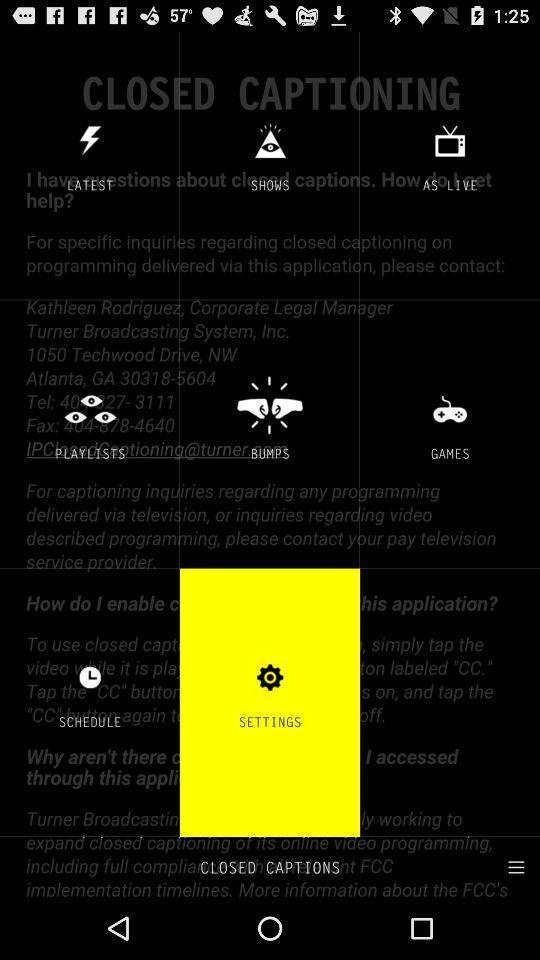  What do you see at coordinates (509, 865) in the screenshot?
I see `select` at bounding box center [509, 865].